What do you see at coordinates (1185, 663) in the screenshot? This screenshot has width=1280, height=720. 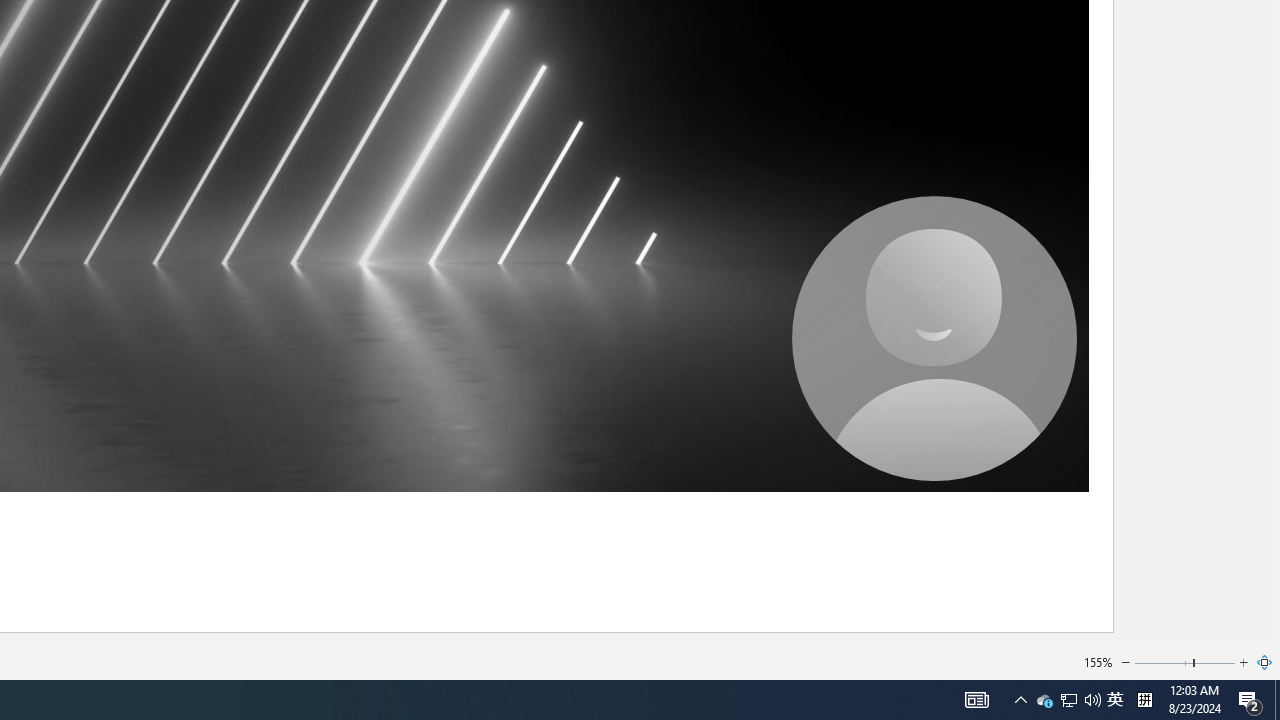 I see `'Zoom'` at bounding box center [1185, 663].